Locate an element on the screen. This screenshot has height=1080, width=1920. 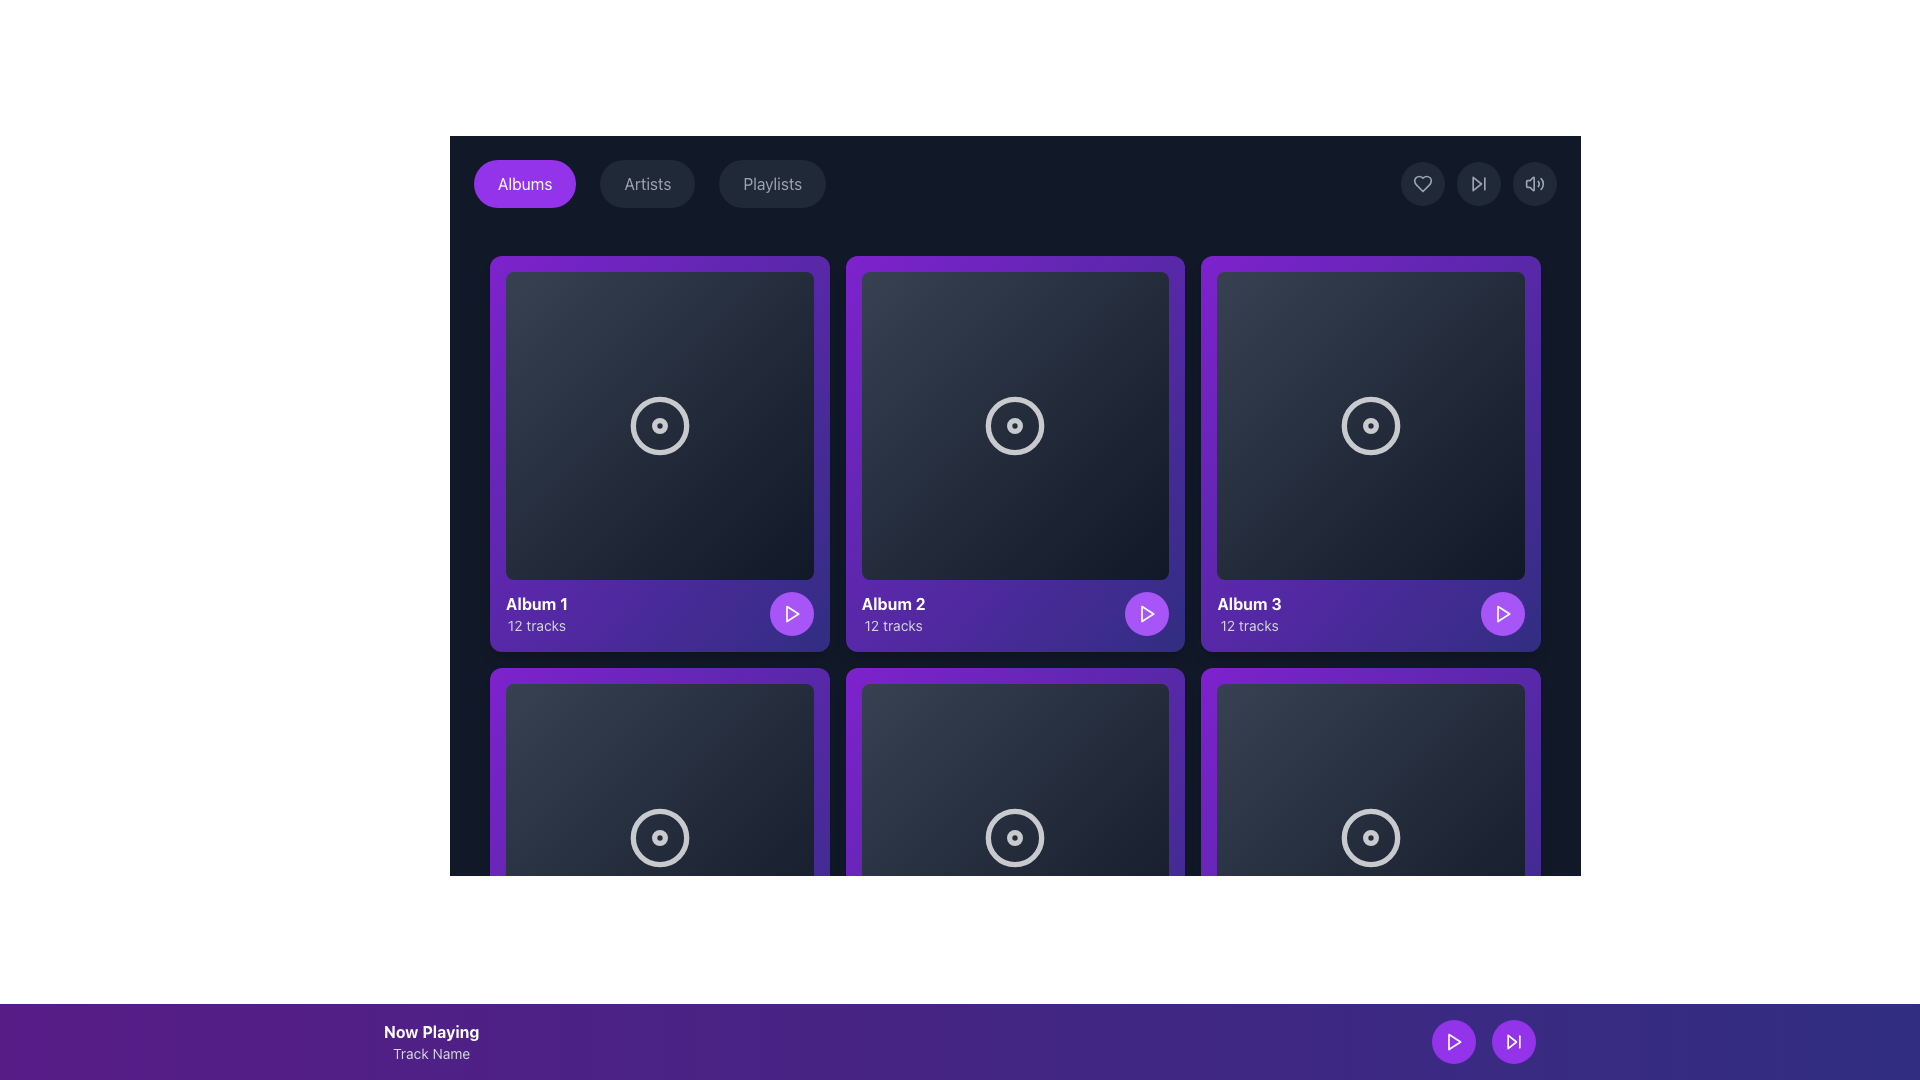
the circular icon with a white stroke and filled circle located at the center of the top-left card labeled 'Album 1' is located at coordinates (659, 424).